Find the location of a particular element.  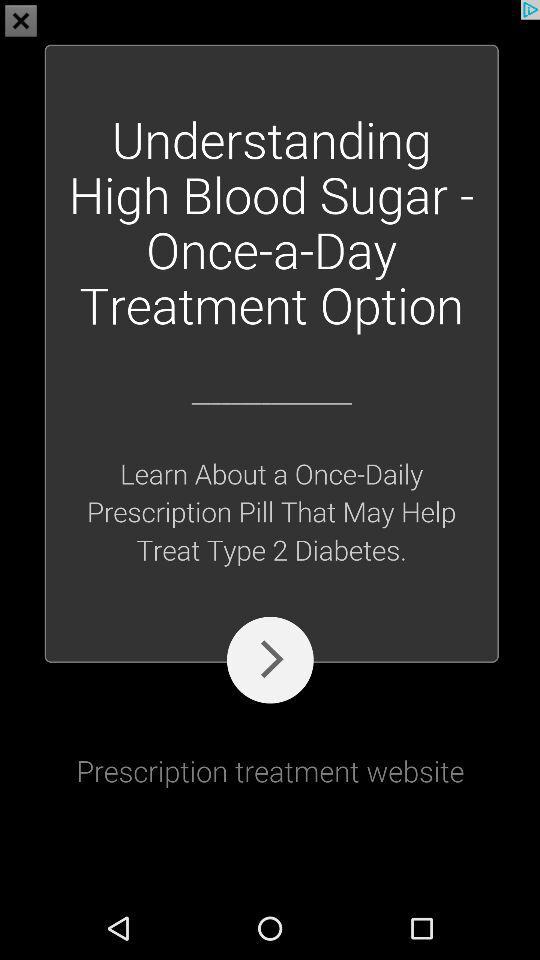

the close icon is located at coordinates (20, 21).